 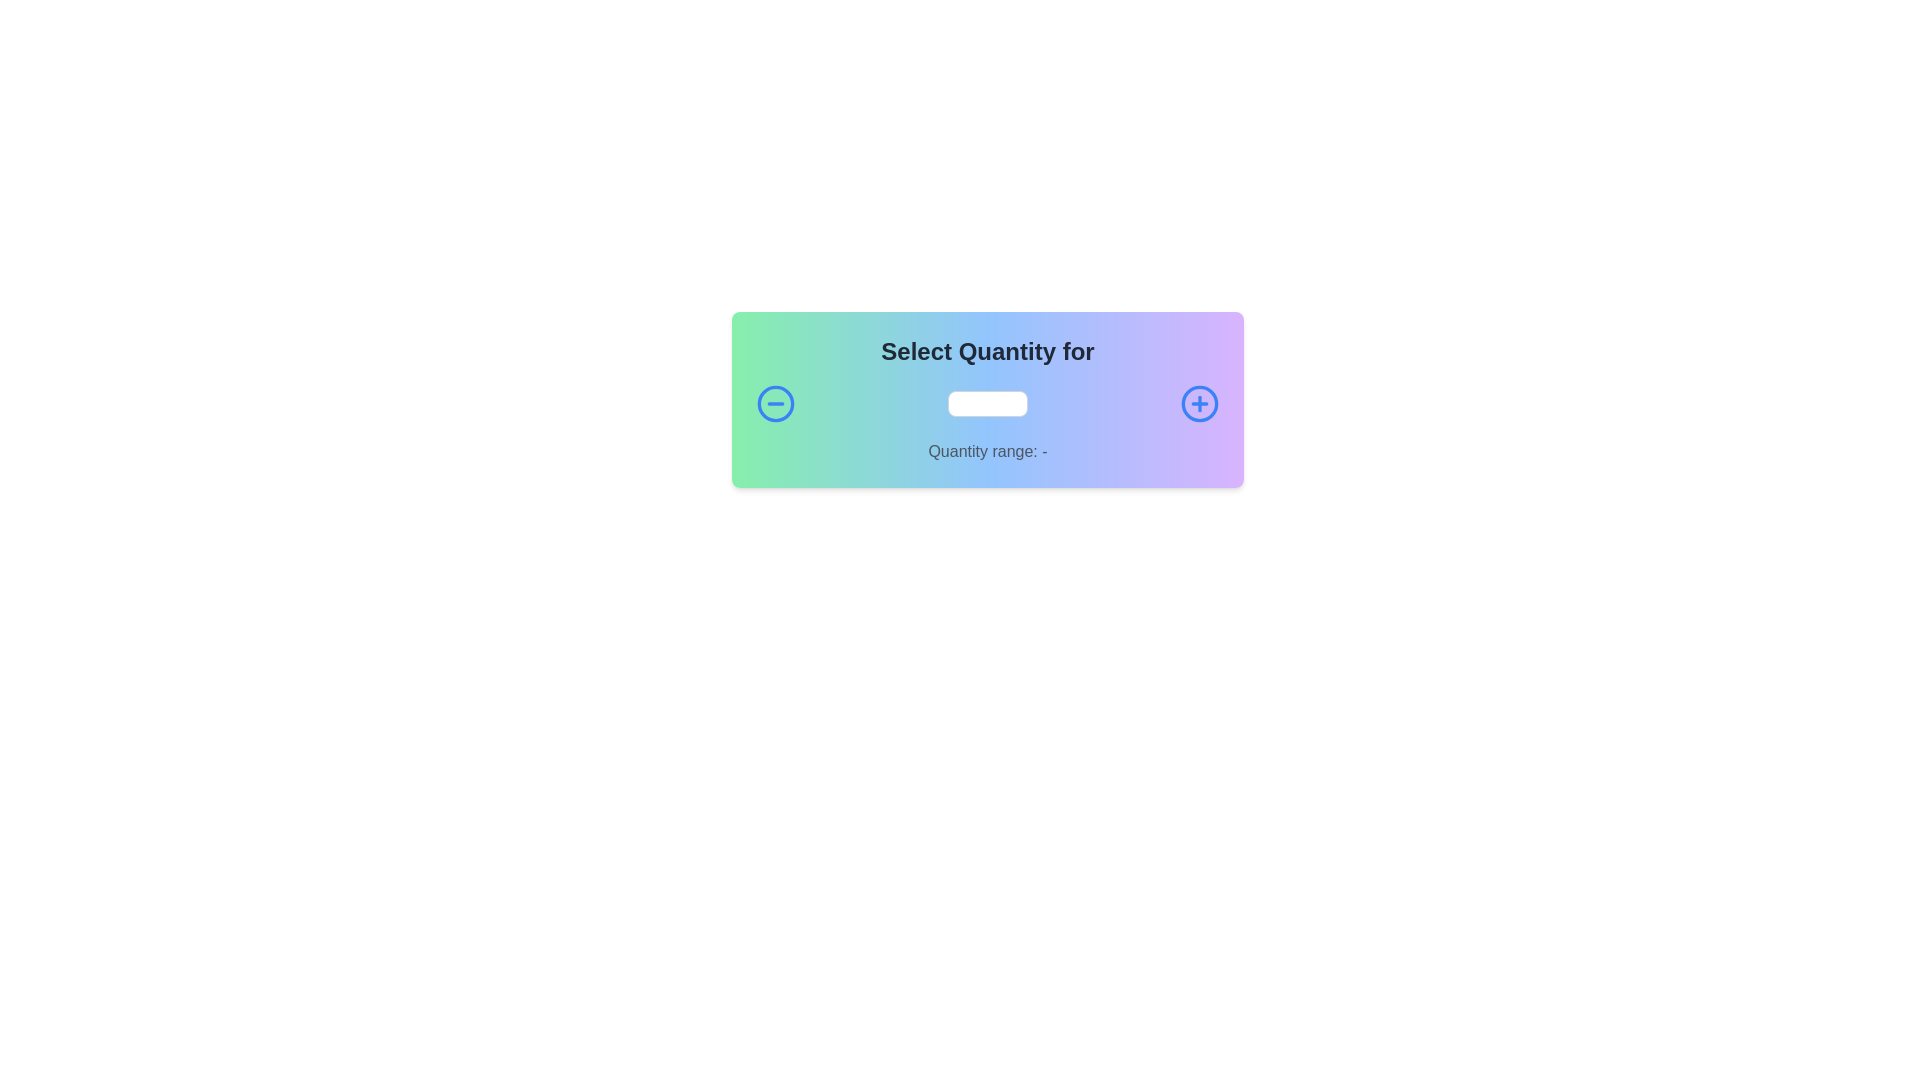 I want to click on the button located on the left side of the horizontal bar to decrease the quantity displayed in the adjacent input field, so click(x=775, y=404).